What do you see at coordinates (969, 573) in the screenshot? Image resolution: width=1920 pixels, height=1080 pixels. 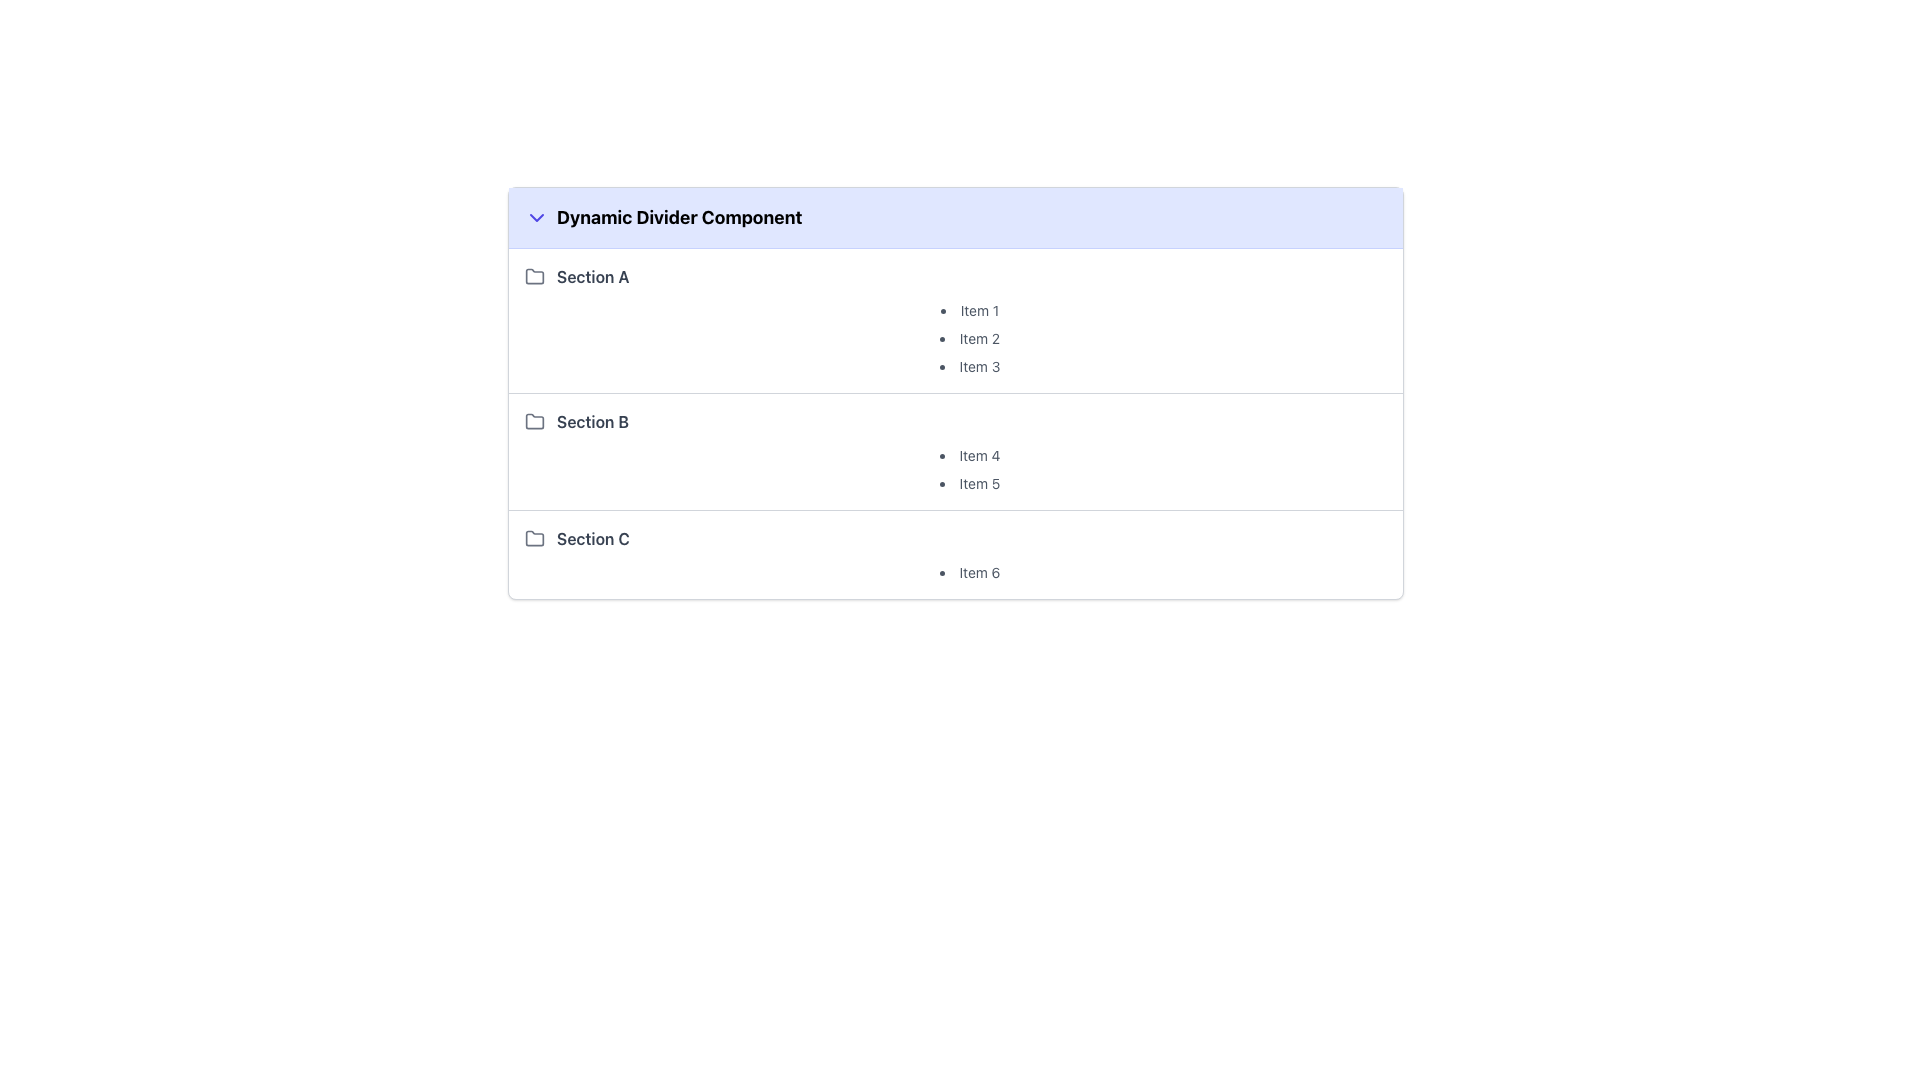 I see `the Text Label displaying 'Item 6' located under Section C in the hierarchical list` at bounding box center [969, 573].